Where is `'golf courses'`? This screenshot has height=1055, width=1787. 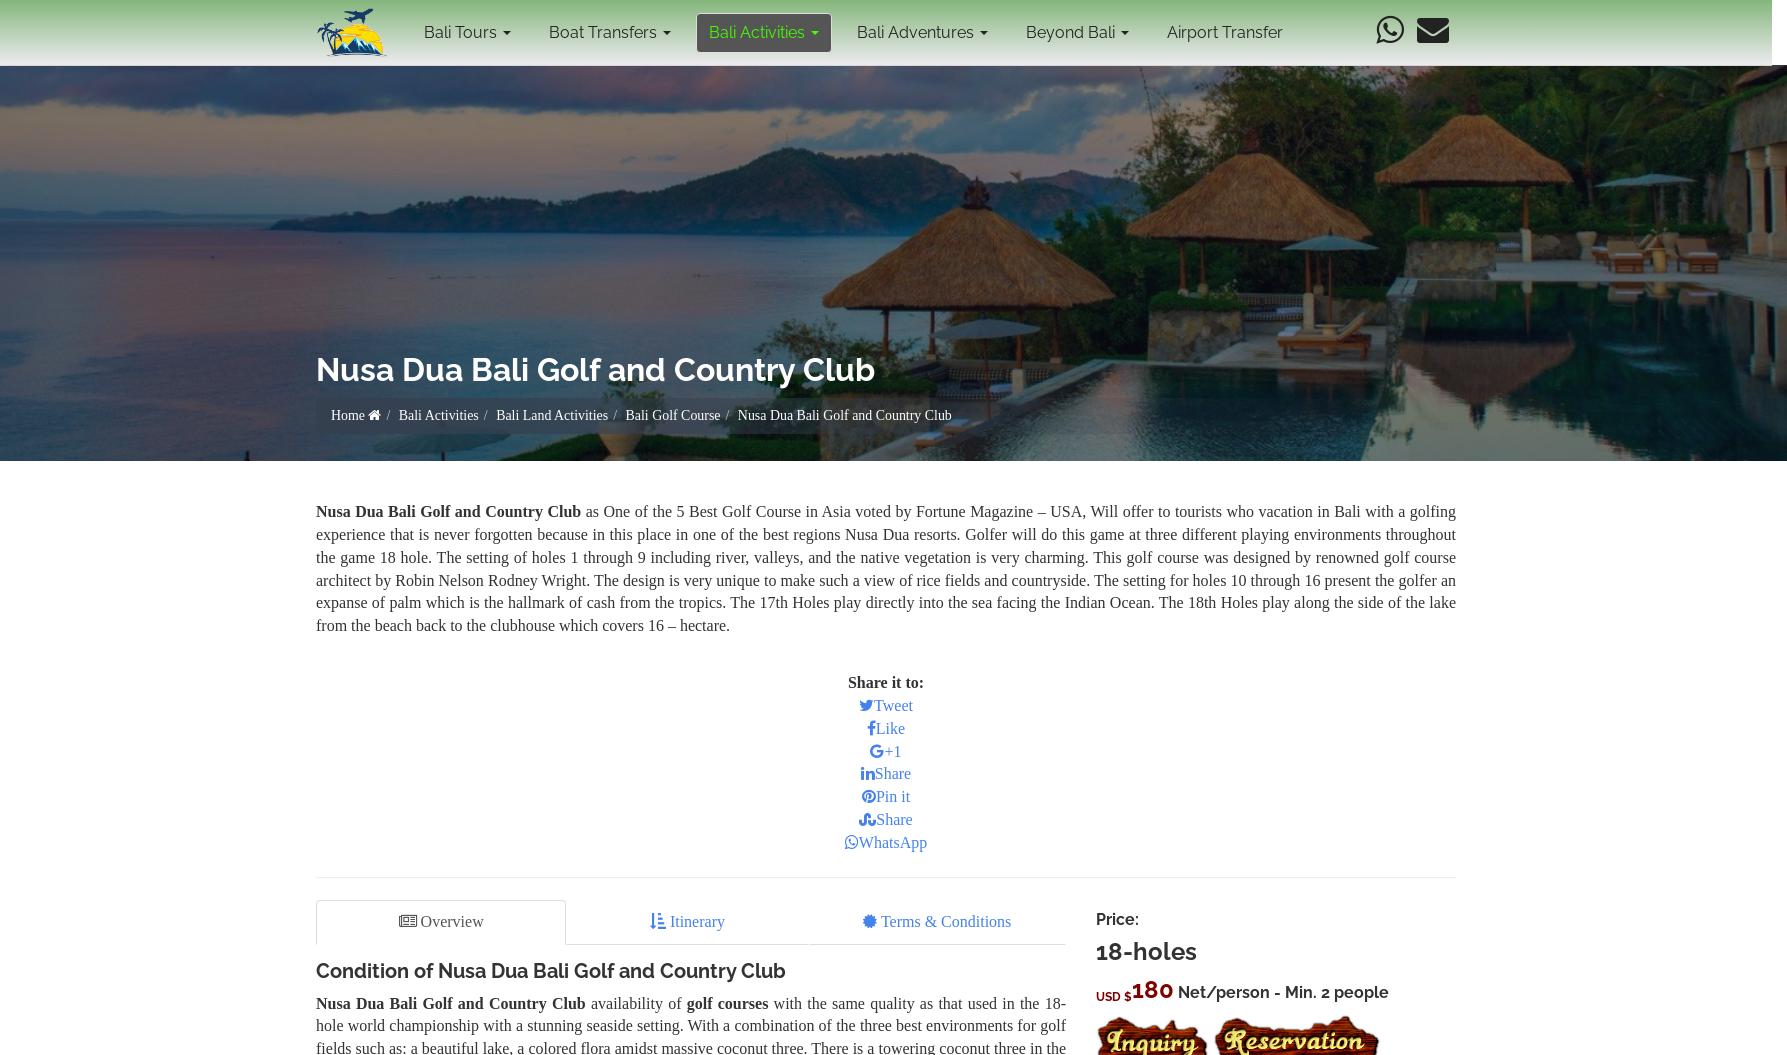 'golf courses' is located at coordinates (726, 1001).